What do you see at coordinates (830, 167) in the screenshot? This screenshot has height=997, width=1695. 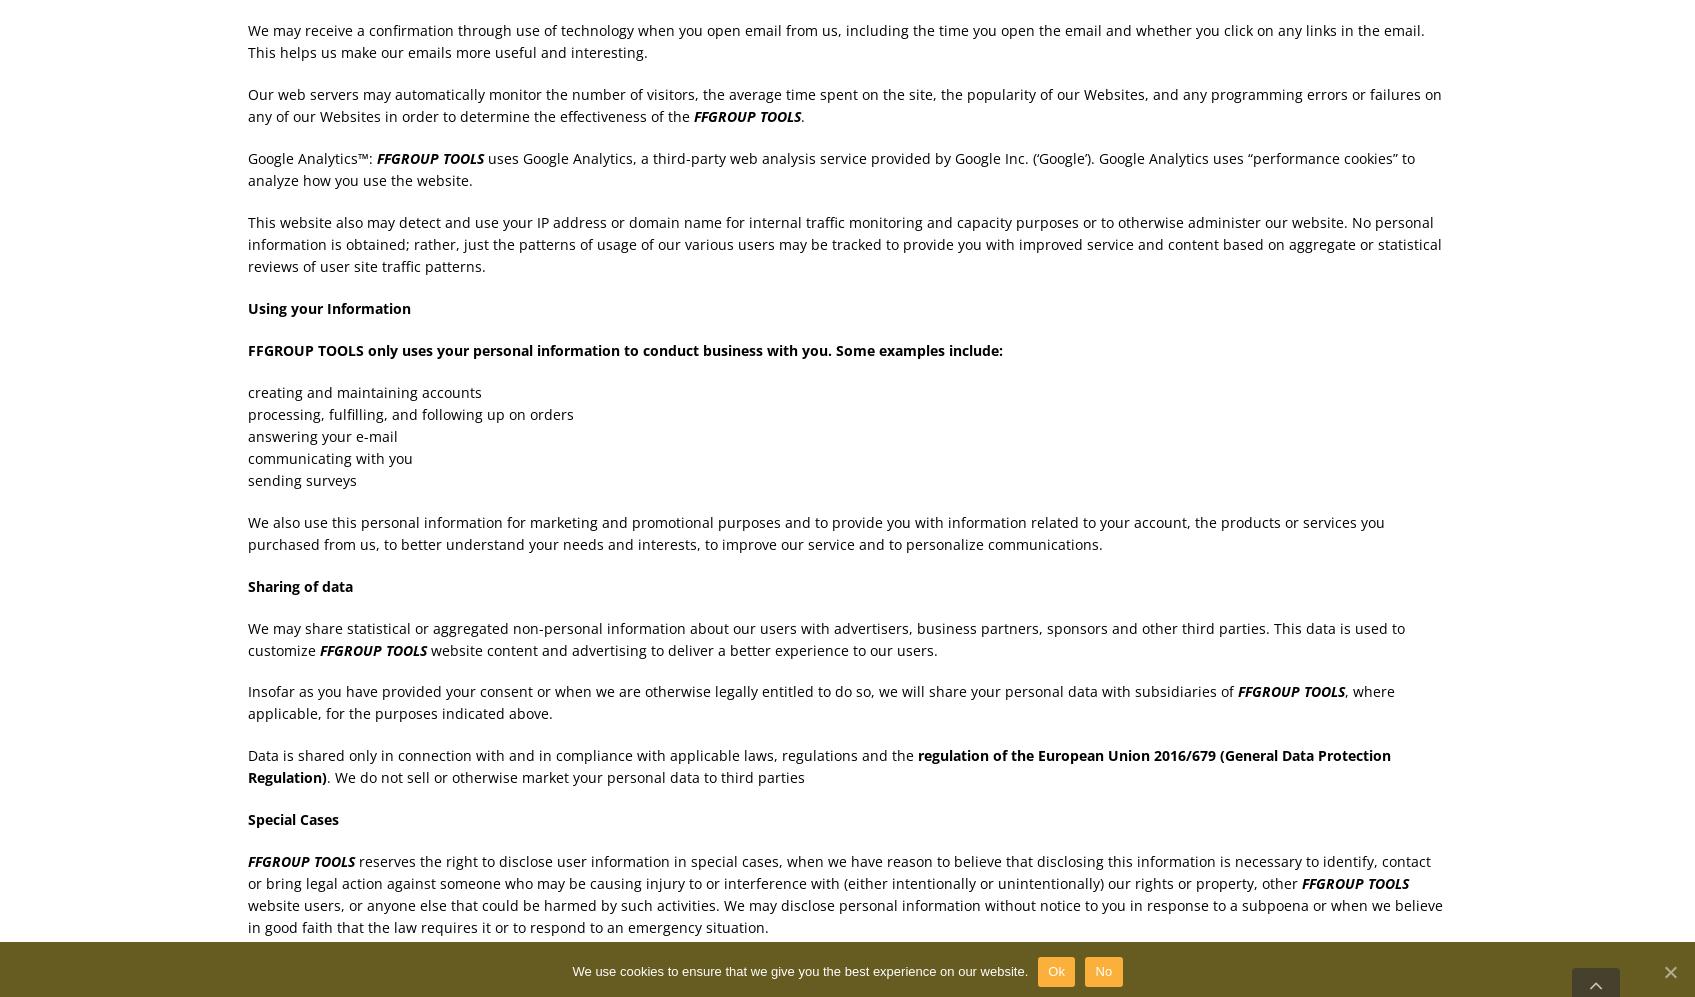 I see `'uses Google Analytics, a third-party web analysis service provided by Google Inc. (‘Google’). Google Analytics uses “performance cookies” to analyze how you use the website.'` at bounding box center [830, 167].